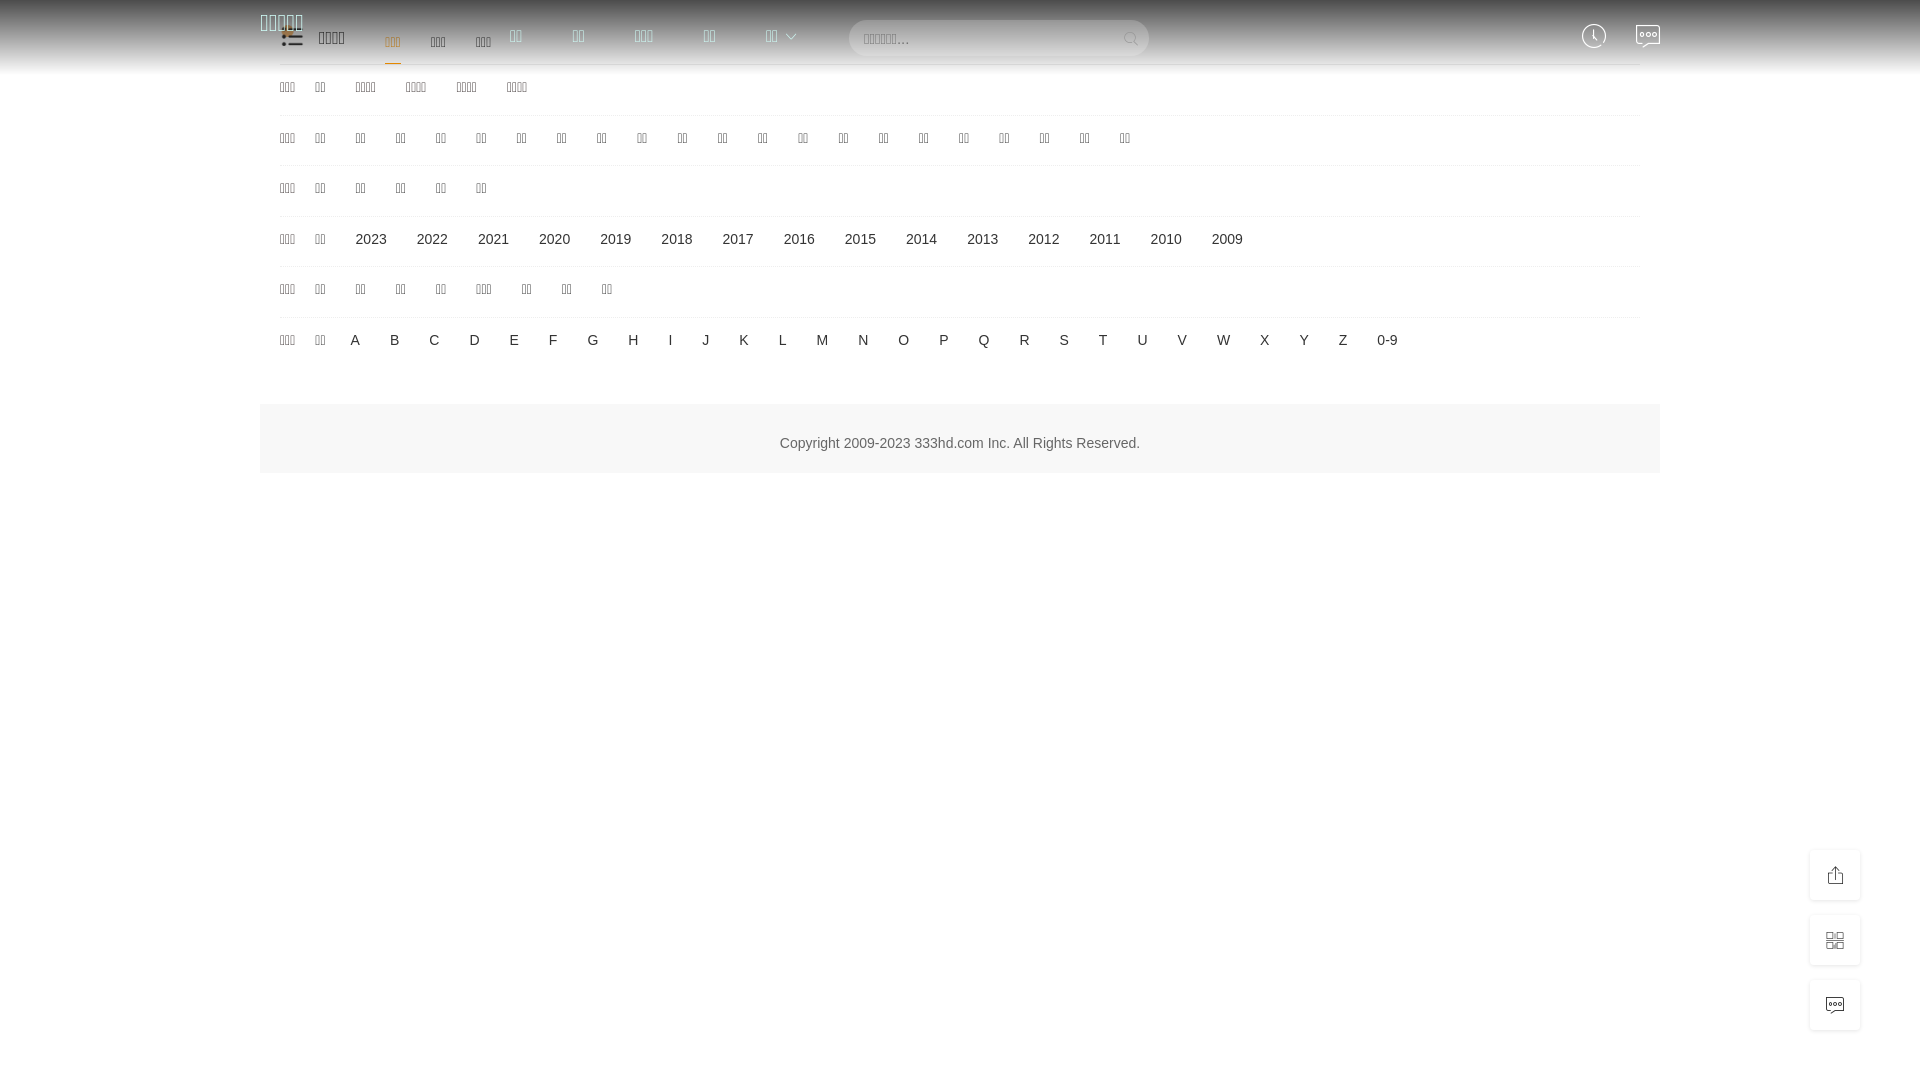 The image size is (1920, 1080). I want to click on 'V', so click(1172, 339).